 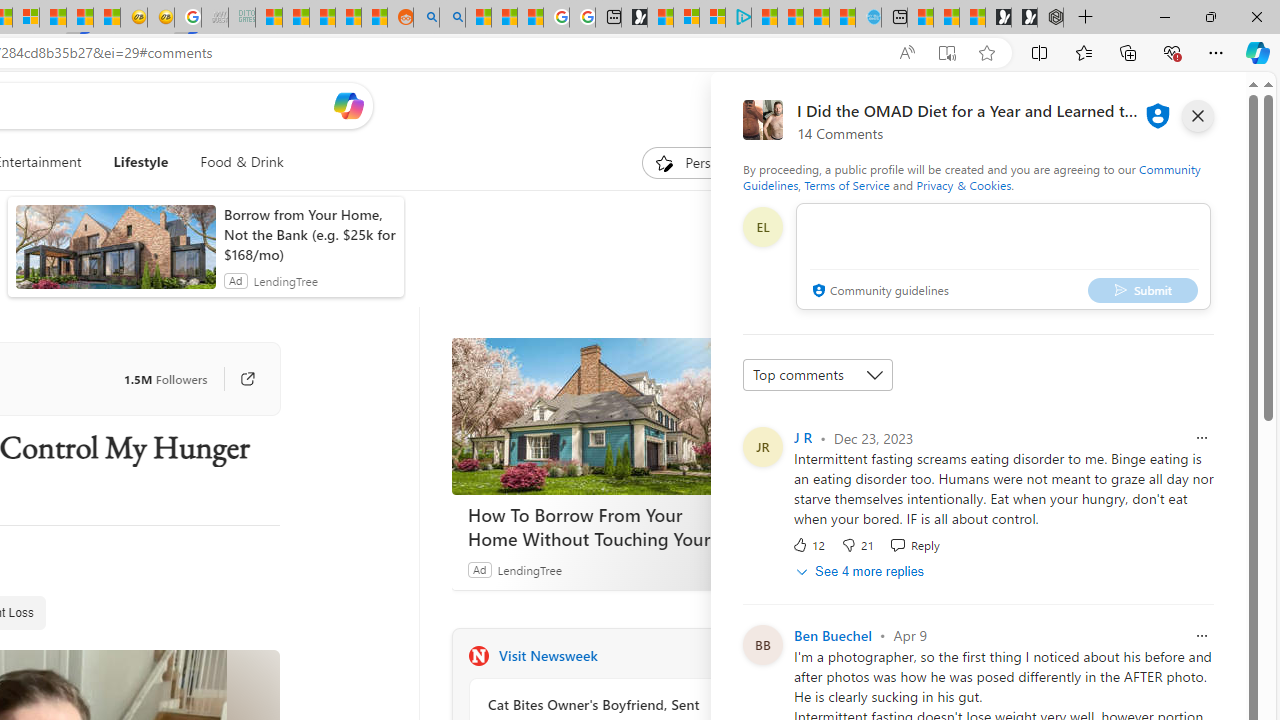 I want to click on 'comment-box', so click(x=1003, y=255).